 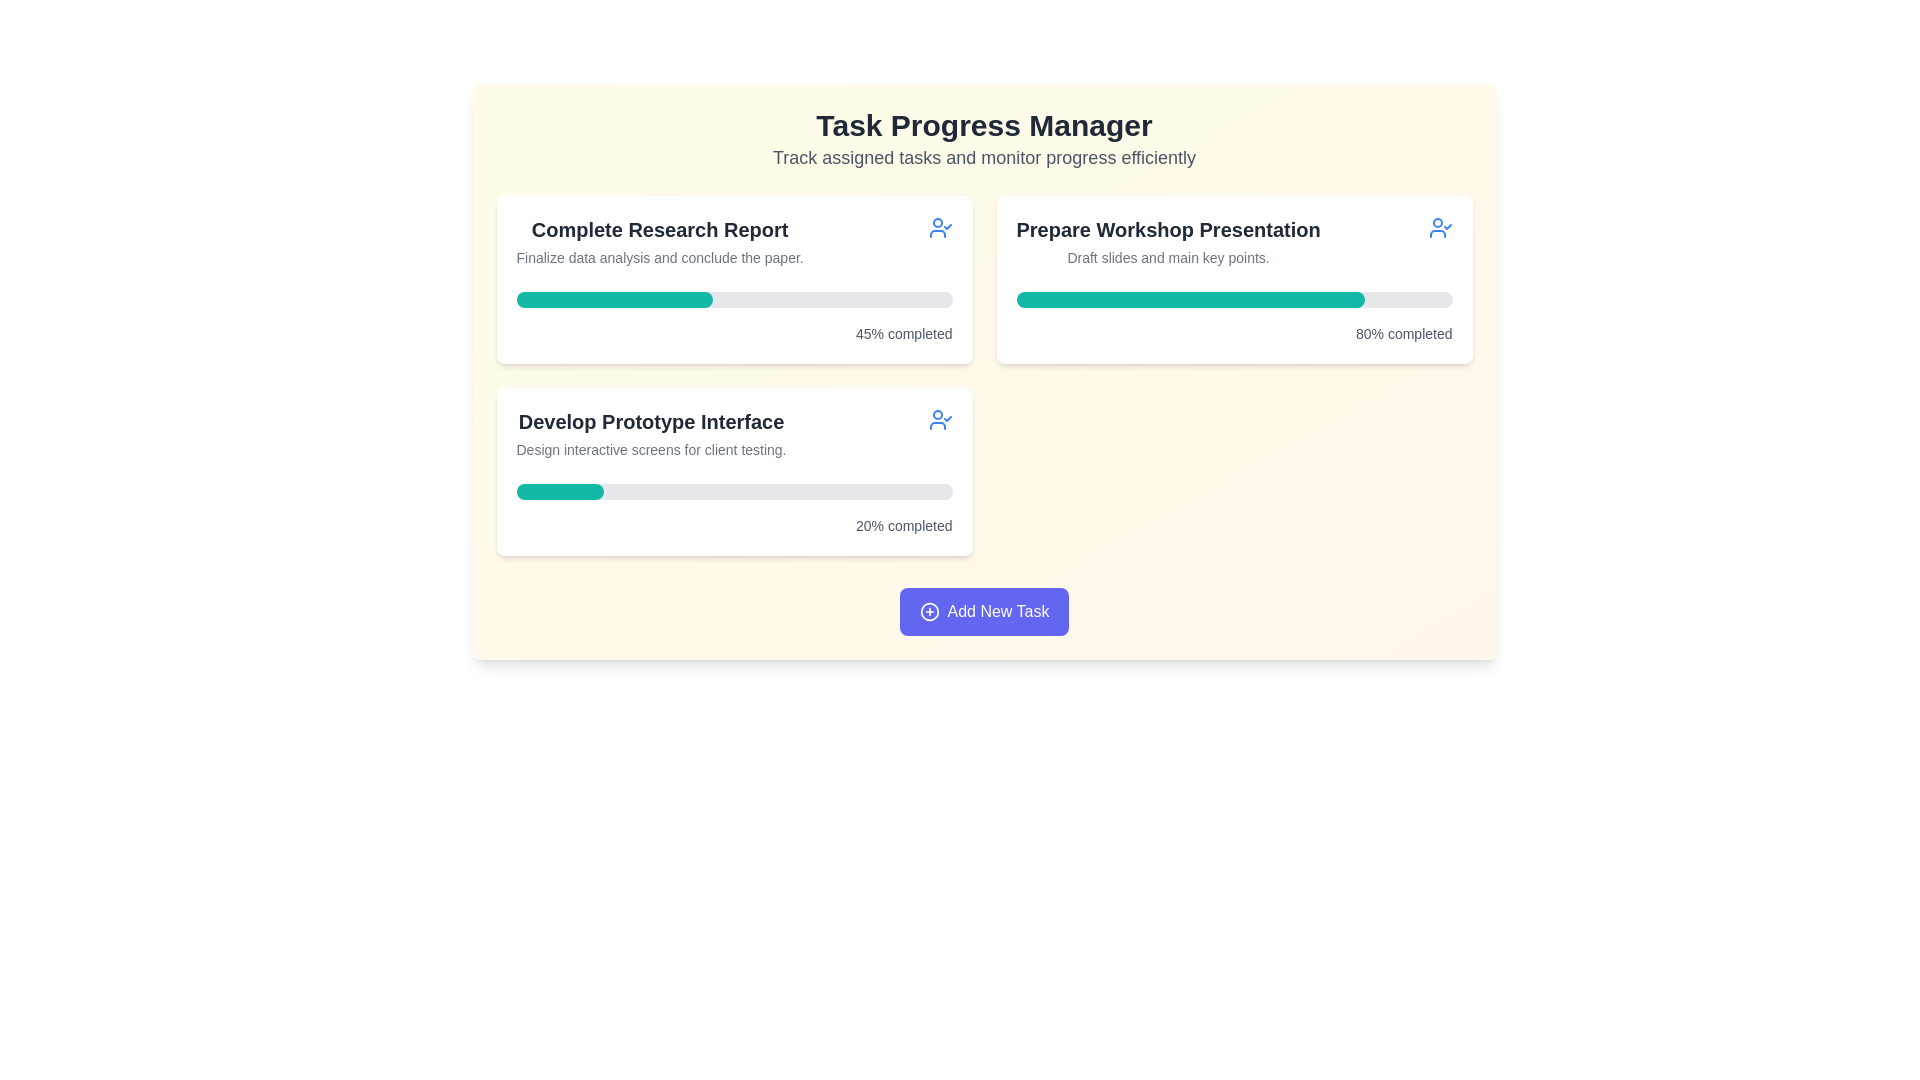 I want to click on the progress bar indicating 80% completion located in the 'Prepare Workshop Presentation' card, which is beneath the description 'Draft slides and main key points.', so click(x=1233, y=300).